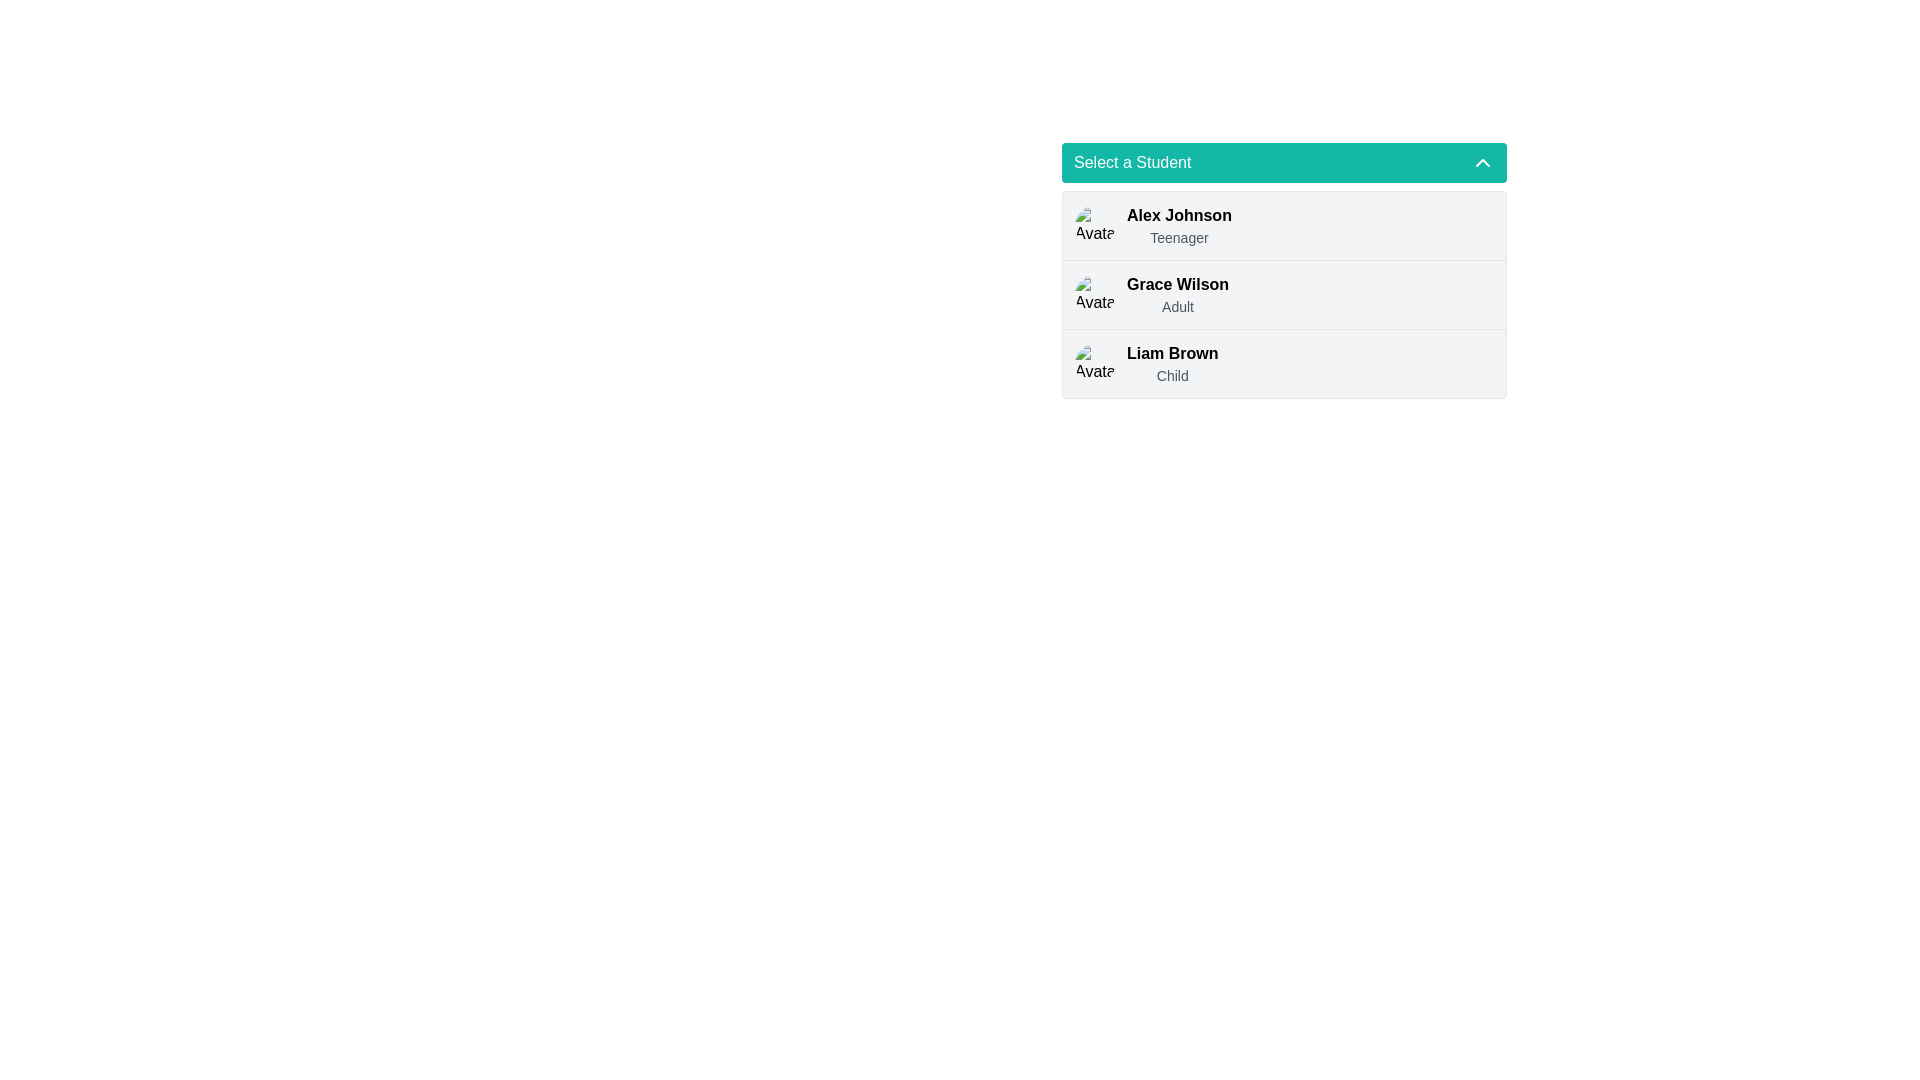  Describe the element at coordinates (1178, 307) in the screenshot. I see `the text label reading 'Adult' that is styled in light gray and positioned below 'Grace Wilson' in the list of selectable items` at that location.